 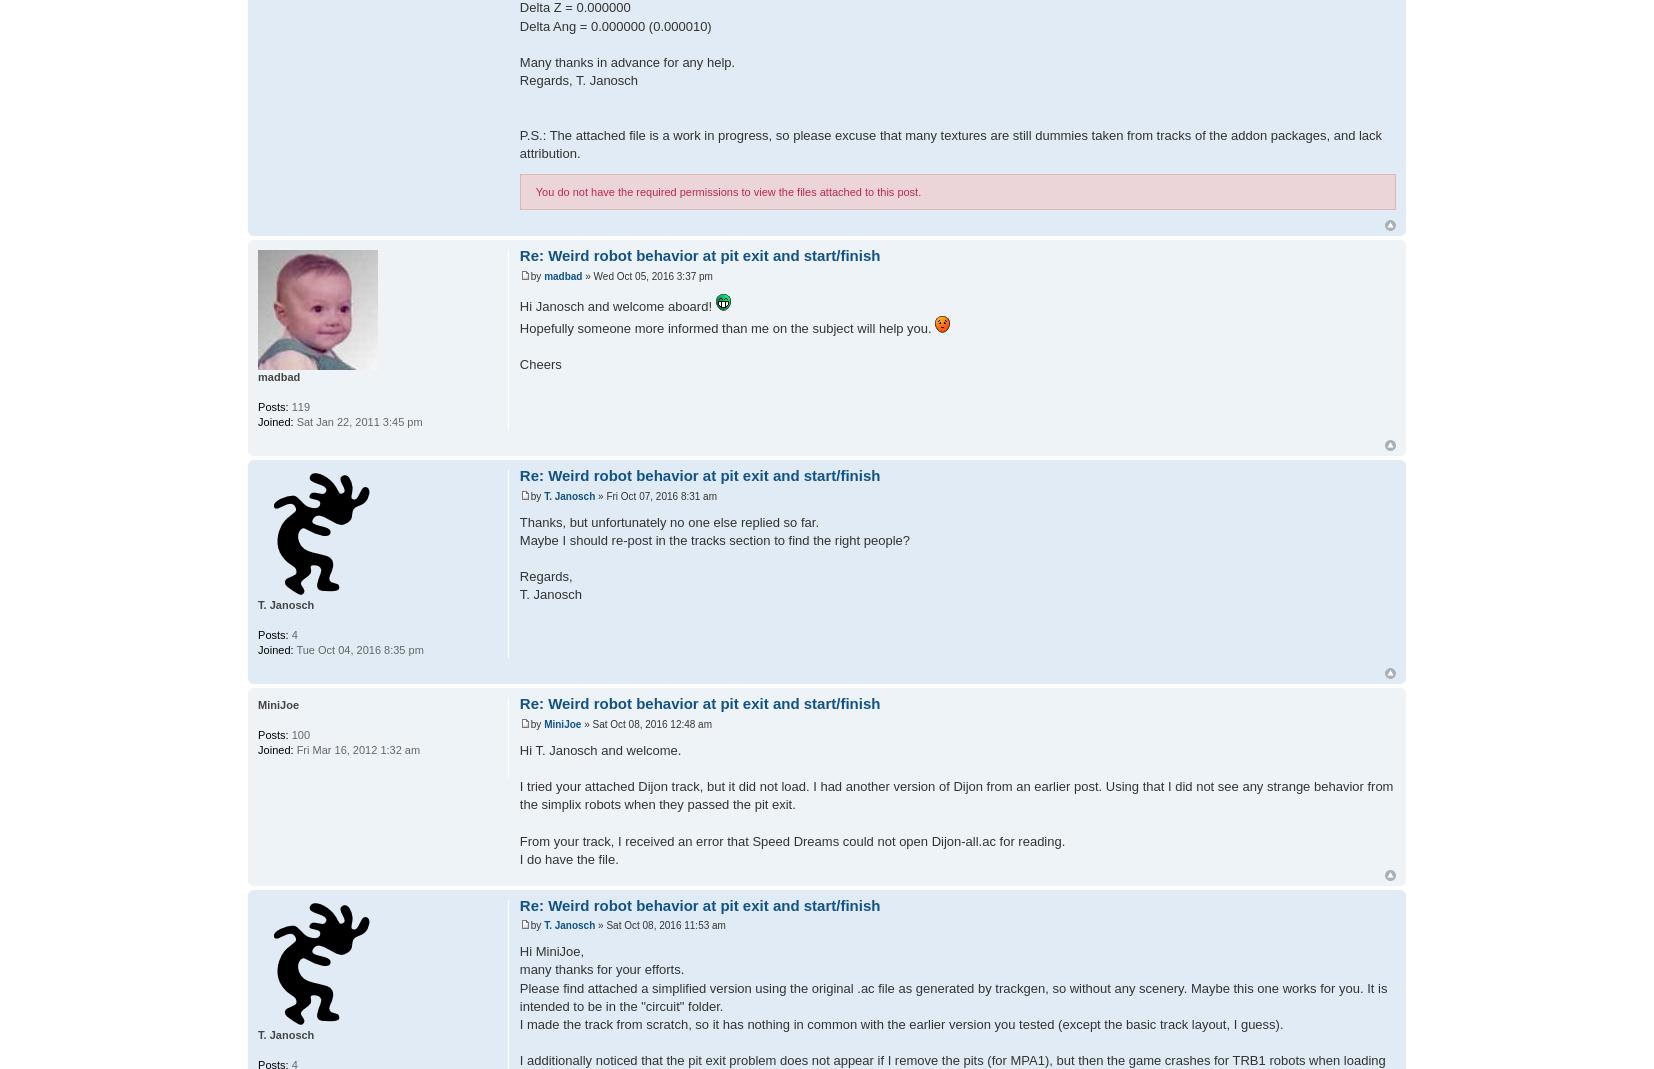 What do you see at coordinates (519, 795) in the screenshot?
I see `'I tried your attached Dijon track, but it did not load. I had another version of Dijon from an earlier post. Using that I did not see any strange behavior from the simplix robots when they passed the pit exit.'` at bounding box center [519, 795].